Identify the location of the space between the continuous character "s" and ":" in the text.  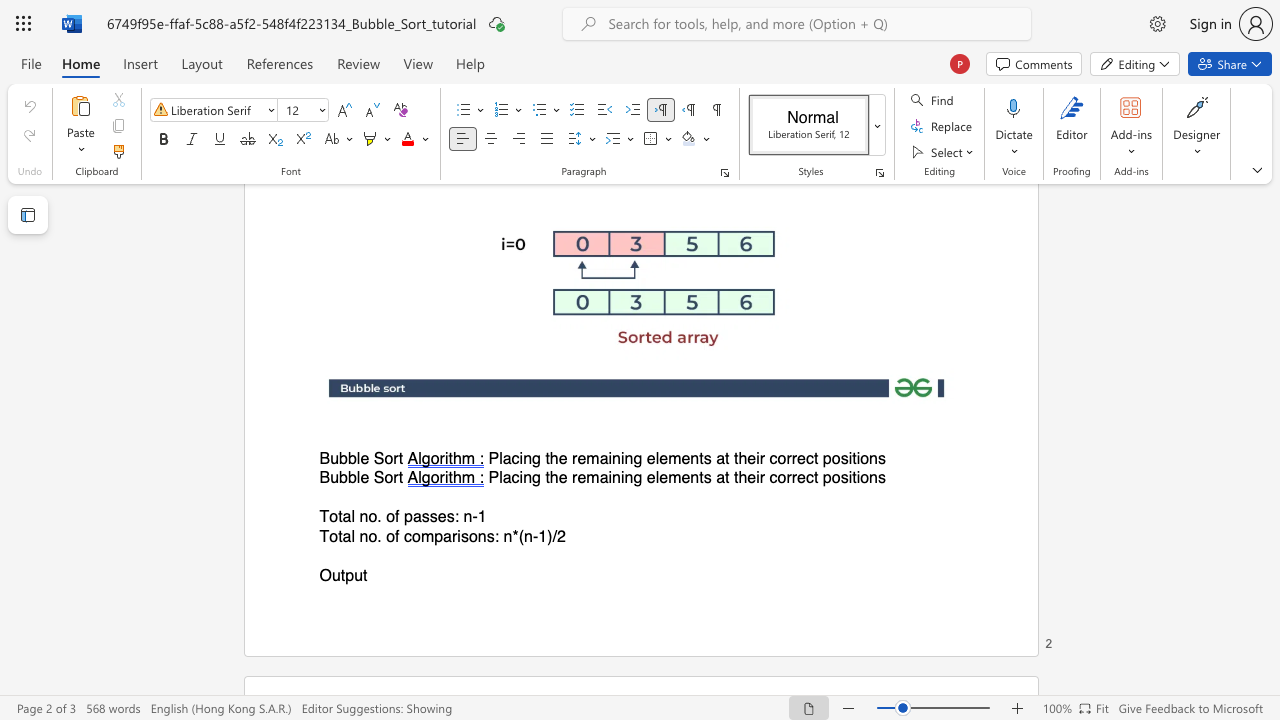
(452, 516).